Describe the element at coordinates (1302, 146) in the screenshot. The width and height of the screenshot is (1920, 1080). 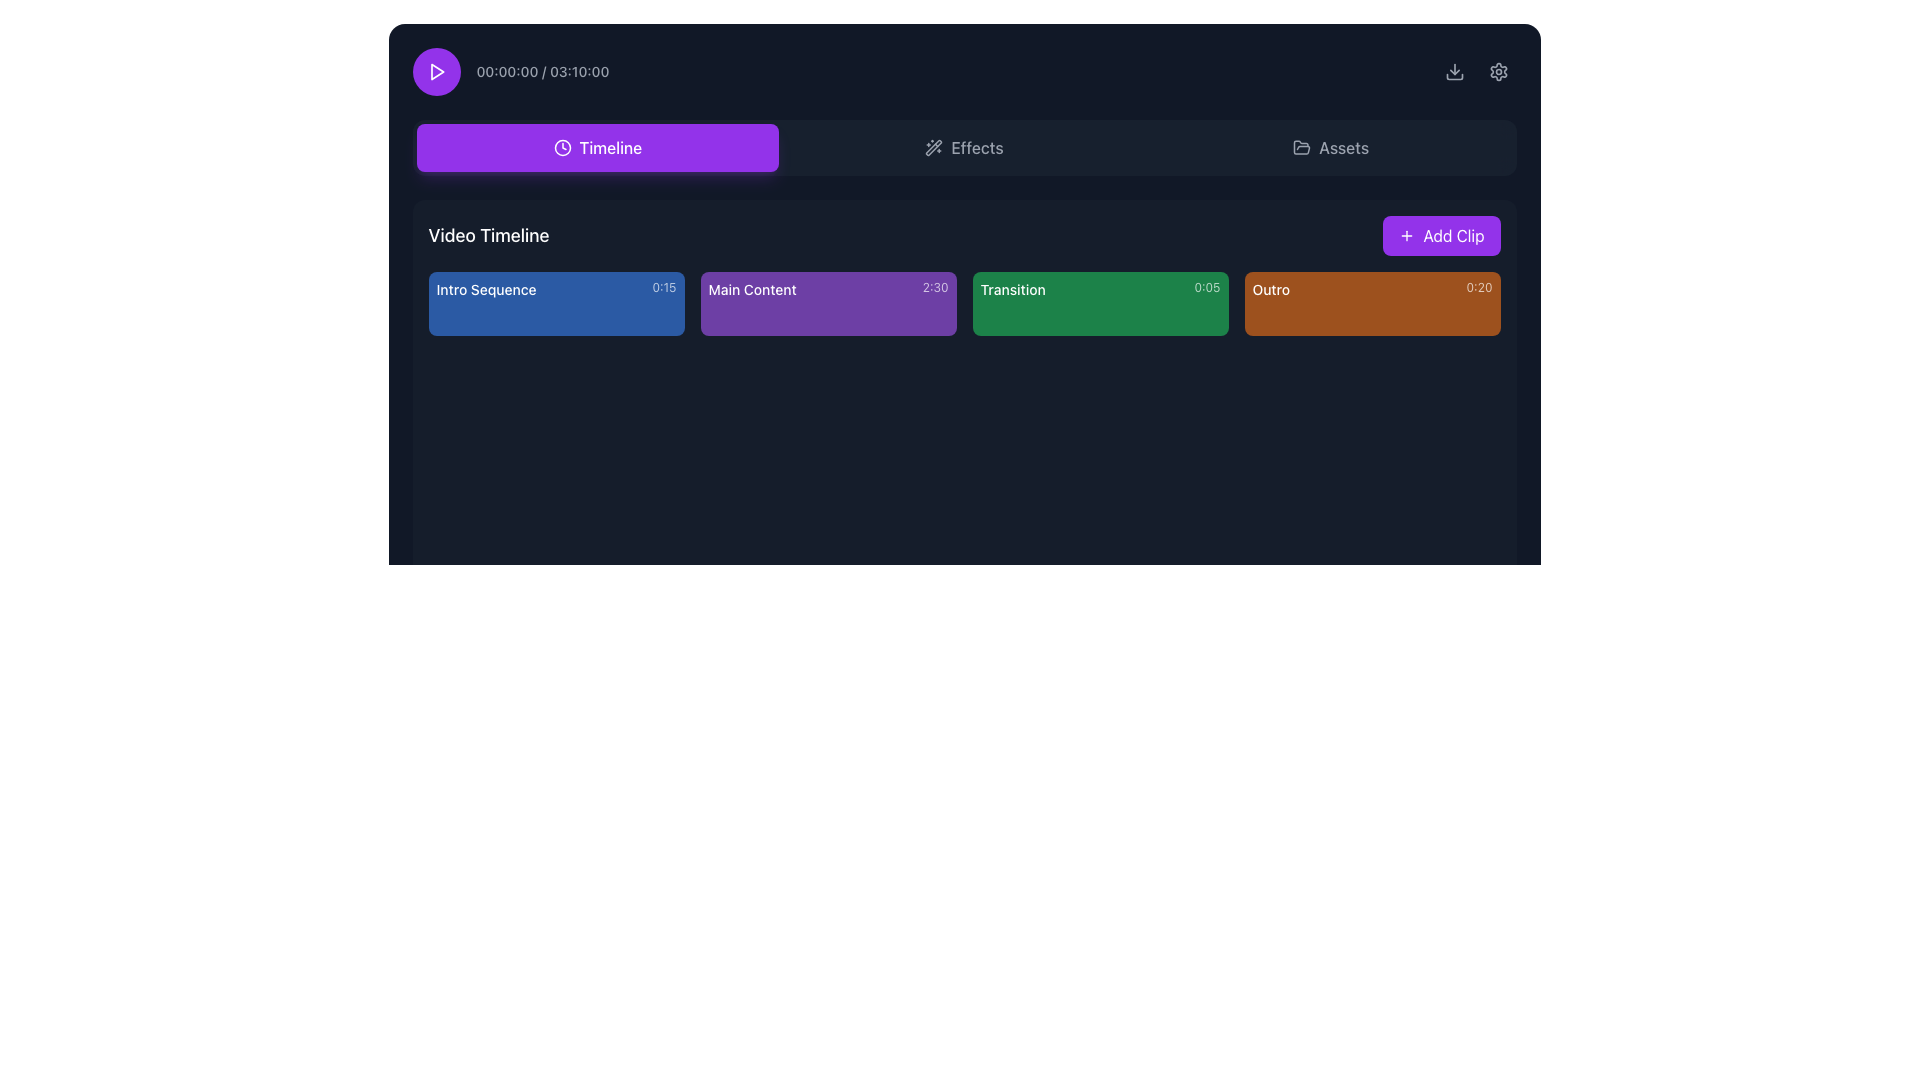
I see `the open folder icon located near the top-right corner of the interface, which visually indicates a directory or asset folder` at that location.